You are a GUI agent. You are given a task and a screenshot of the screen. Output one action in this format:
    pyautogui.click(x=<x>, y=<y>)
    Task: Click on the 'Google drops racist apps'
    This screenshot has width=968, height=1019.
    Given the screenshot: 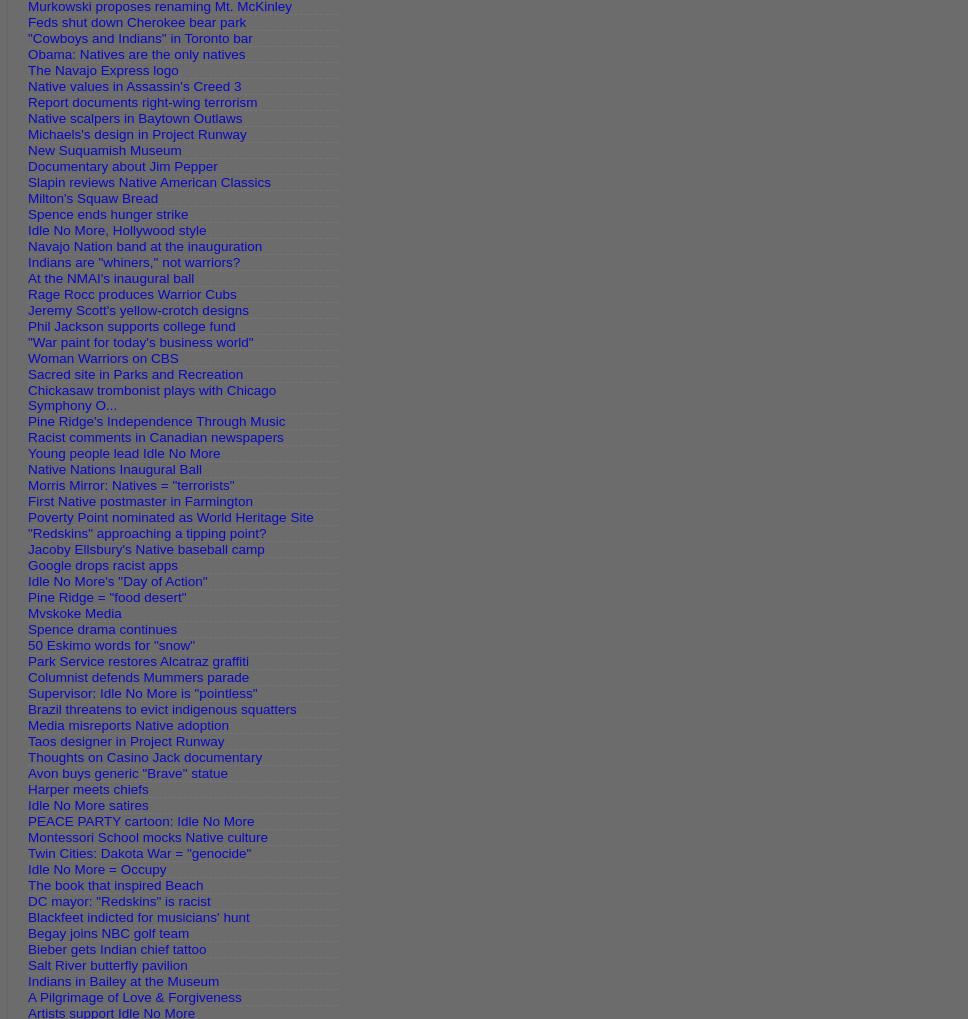 What is the action you would take?
    pyautogui.click(x=102, y=564)
    